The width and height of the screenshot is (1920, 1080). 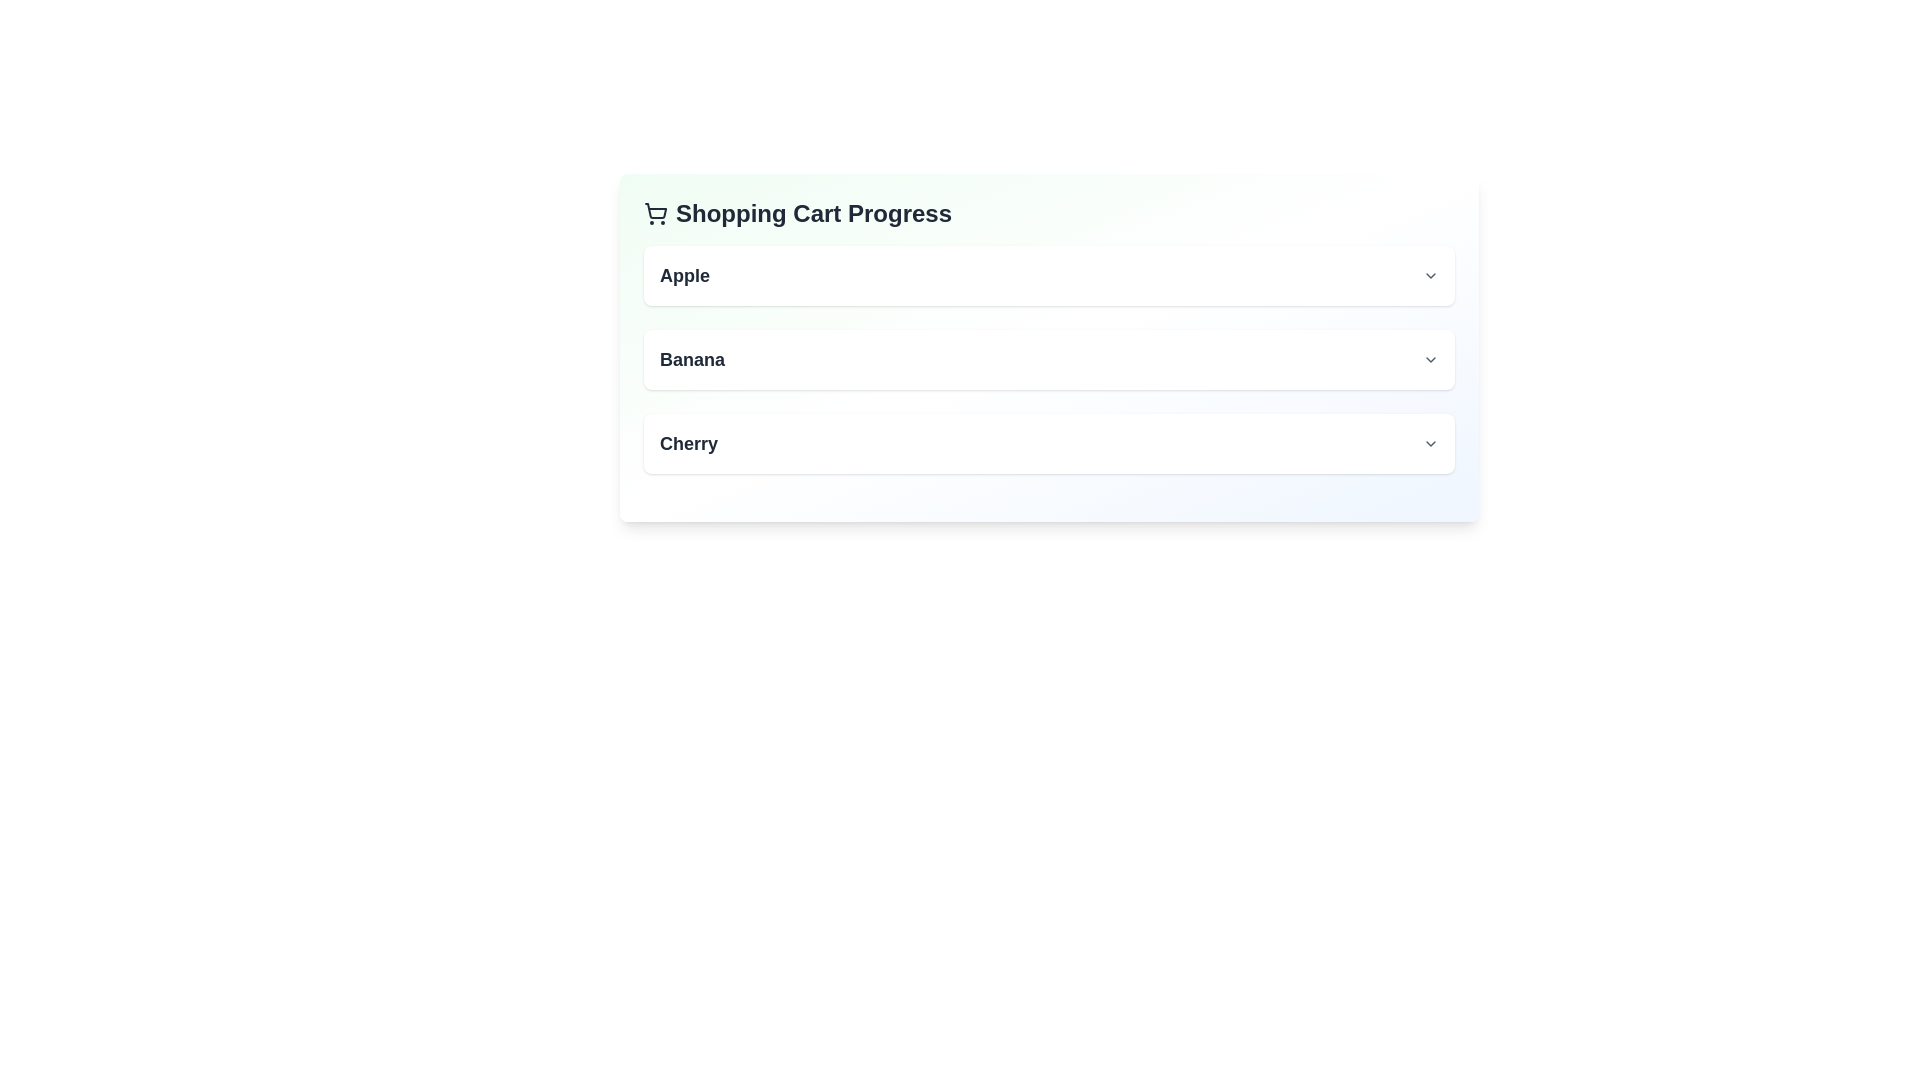 What do you see at coordinates (1048, 442) in the screenshot?
I see `the third item in the dropdown menu, labeled 'Cherry'` at bounding box center [1048, 442].